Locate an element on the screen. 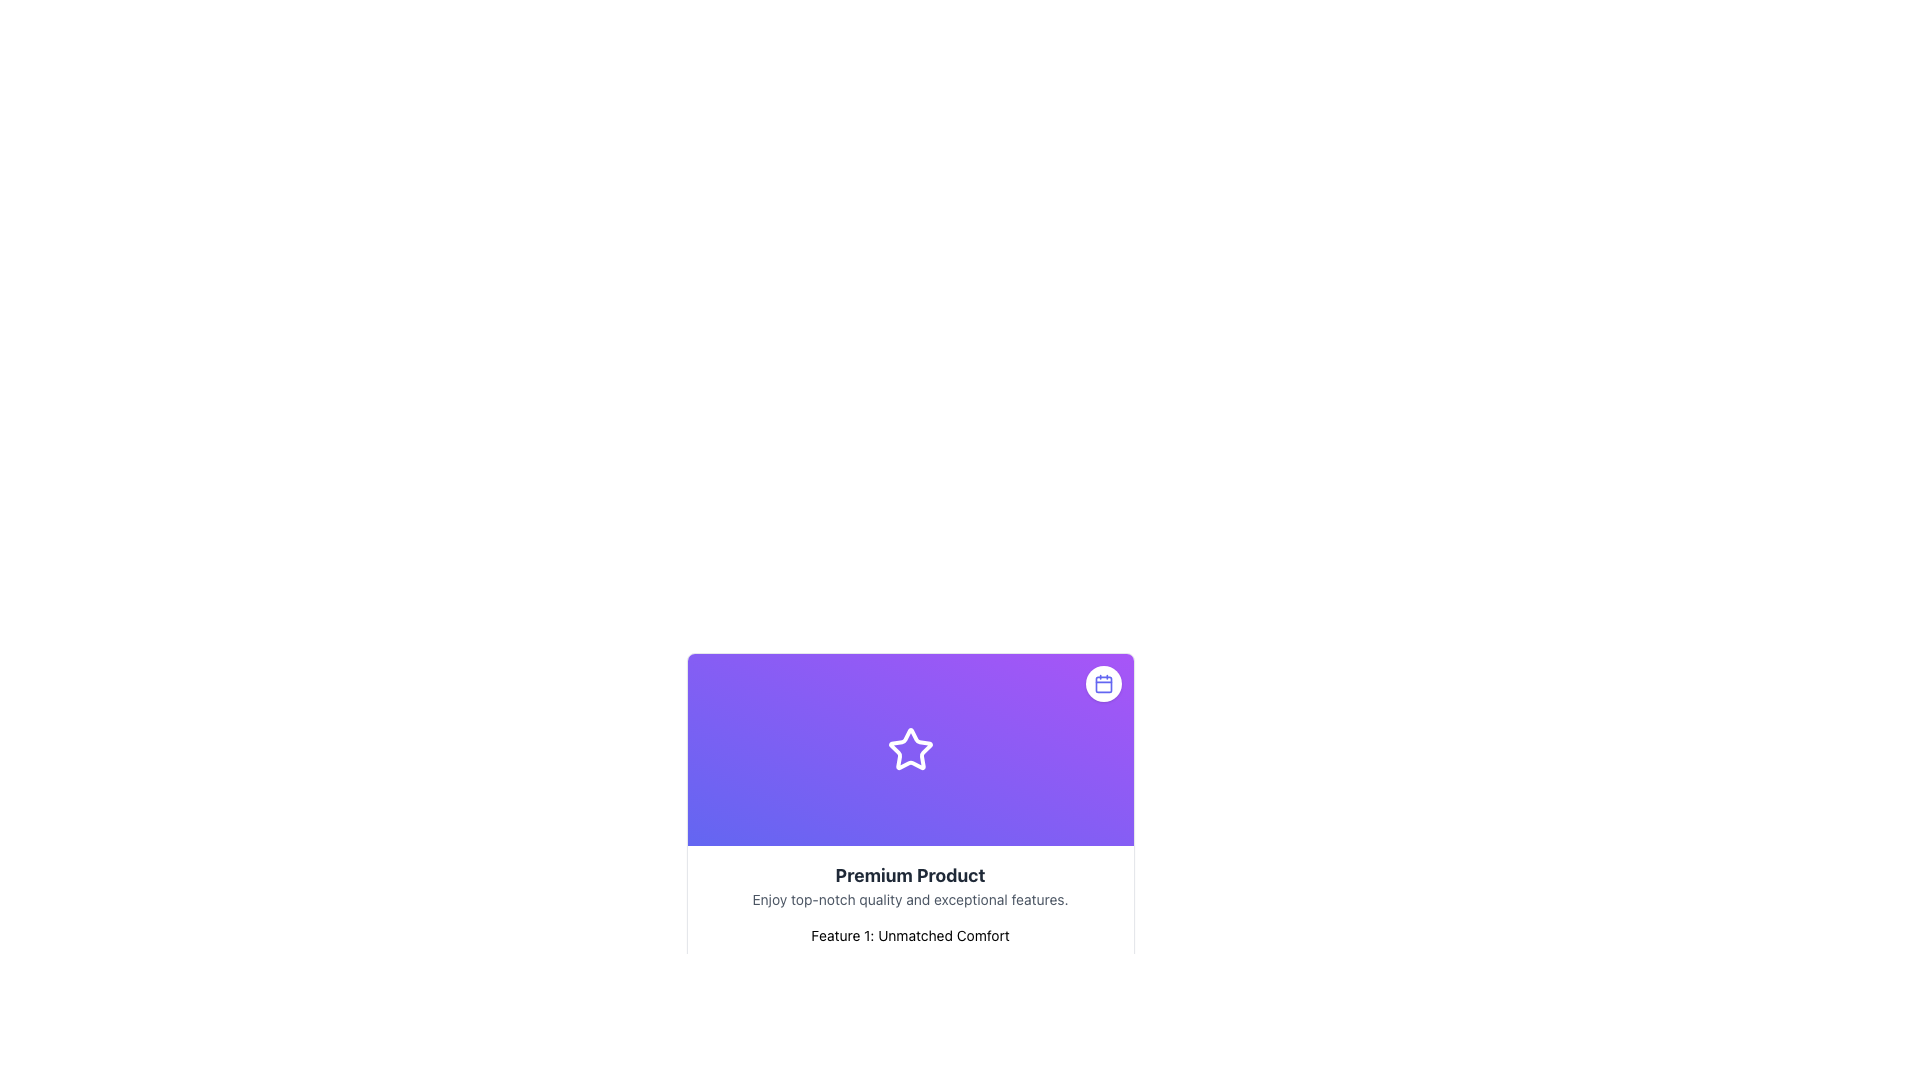  the small rounded rectangle decorative shape located at the center of the calendar icon, which has an indigo hue and is situated at the top-right corner of a purple gradient background card is located at coordinates (1102, 683).